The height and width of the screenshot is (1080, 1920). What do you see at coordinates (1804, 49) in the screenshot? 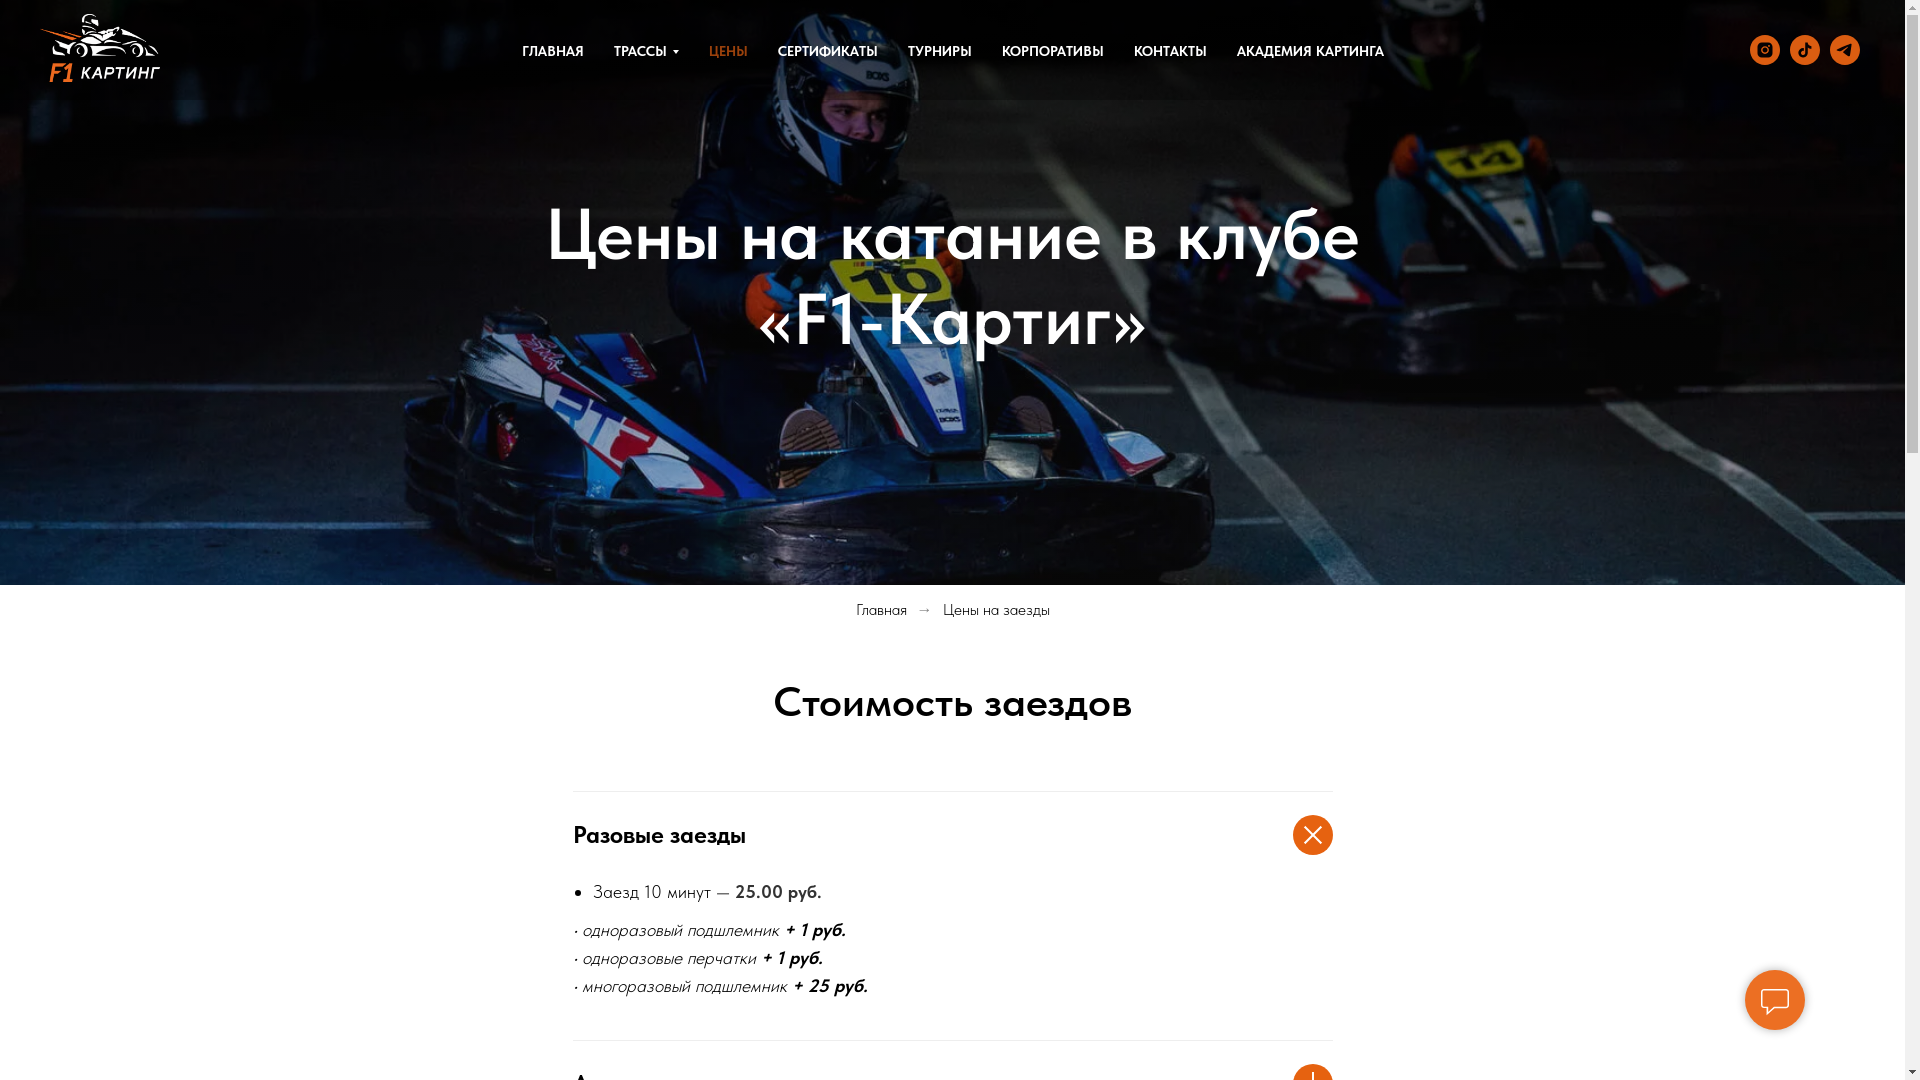
I see `'TIKTOK'` at bounding box center [1804, 49].